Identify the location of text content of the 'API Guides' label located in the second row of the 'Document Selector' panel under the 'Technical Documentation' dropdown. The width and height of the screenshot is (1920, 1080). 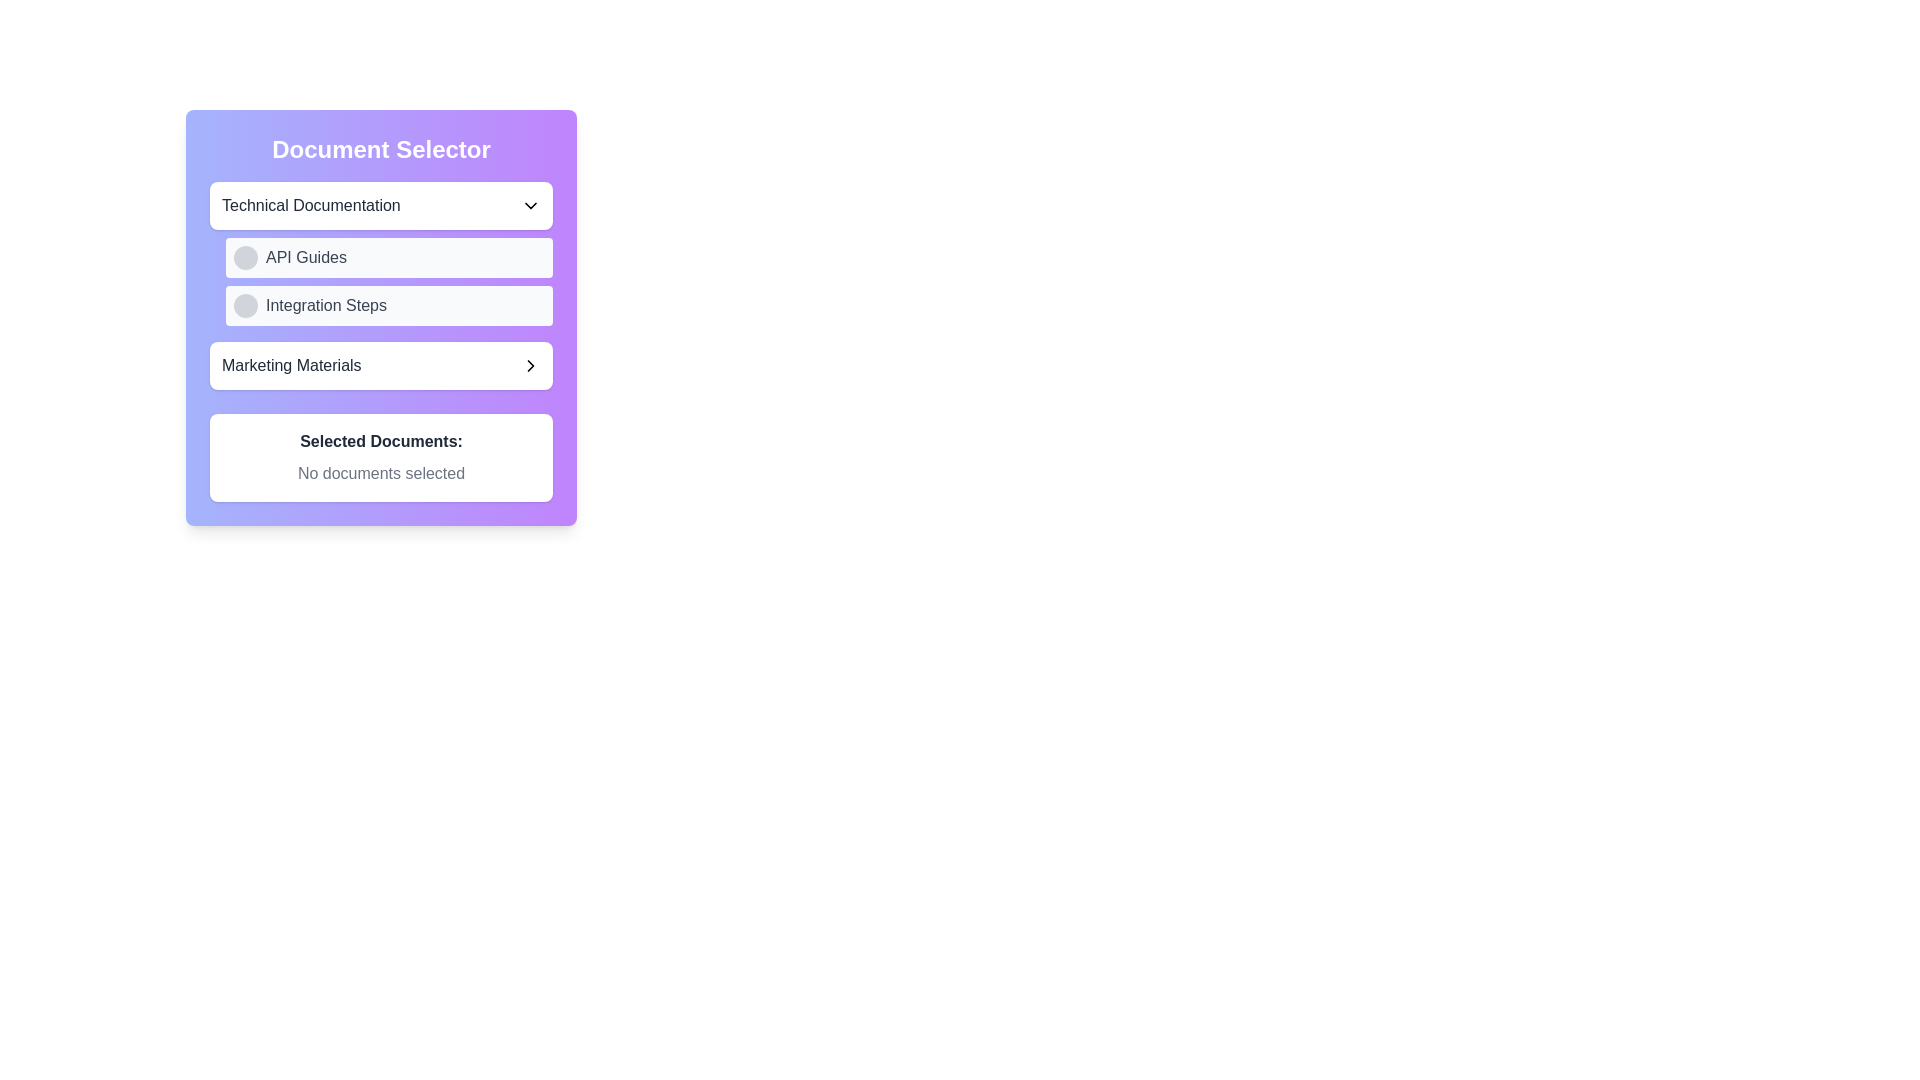
(305, 257).